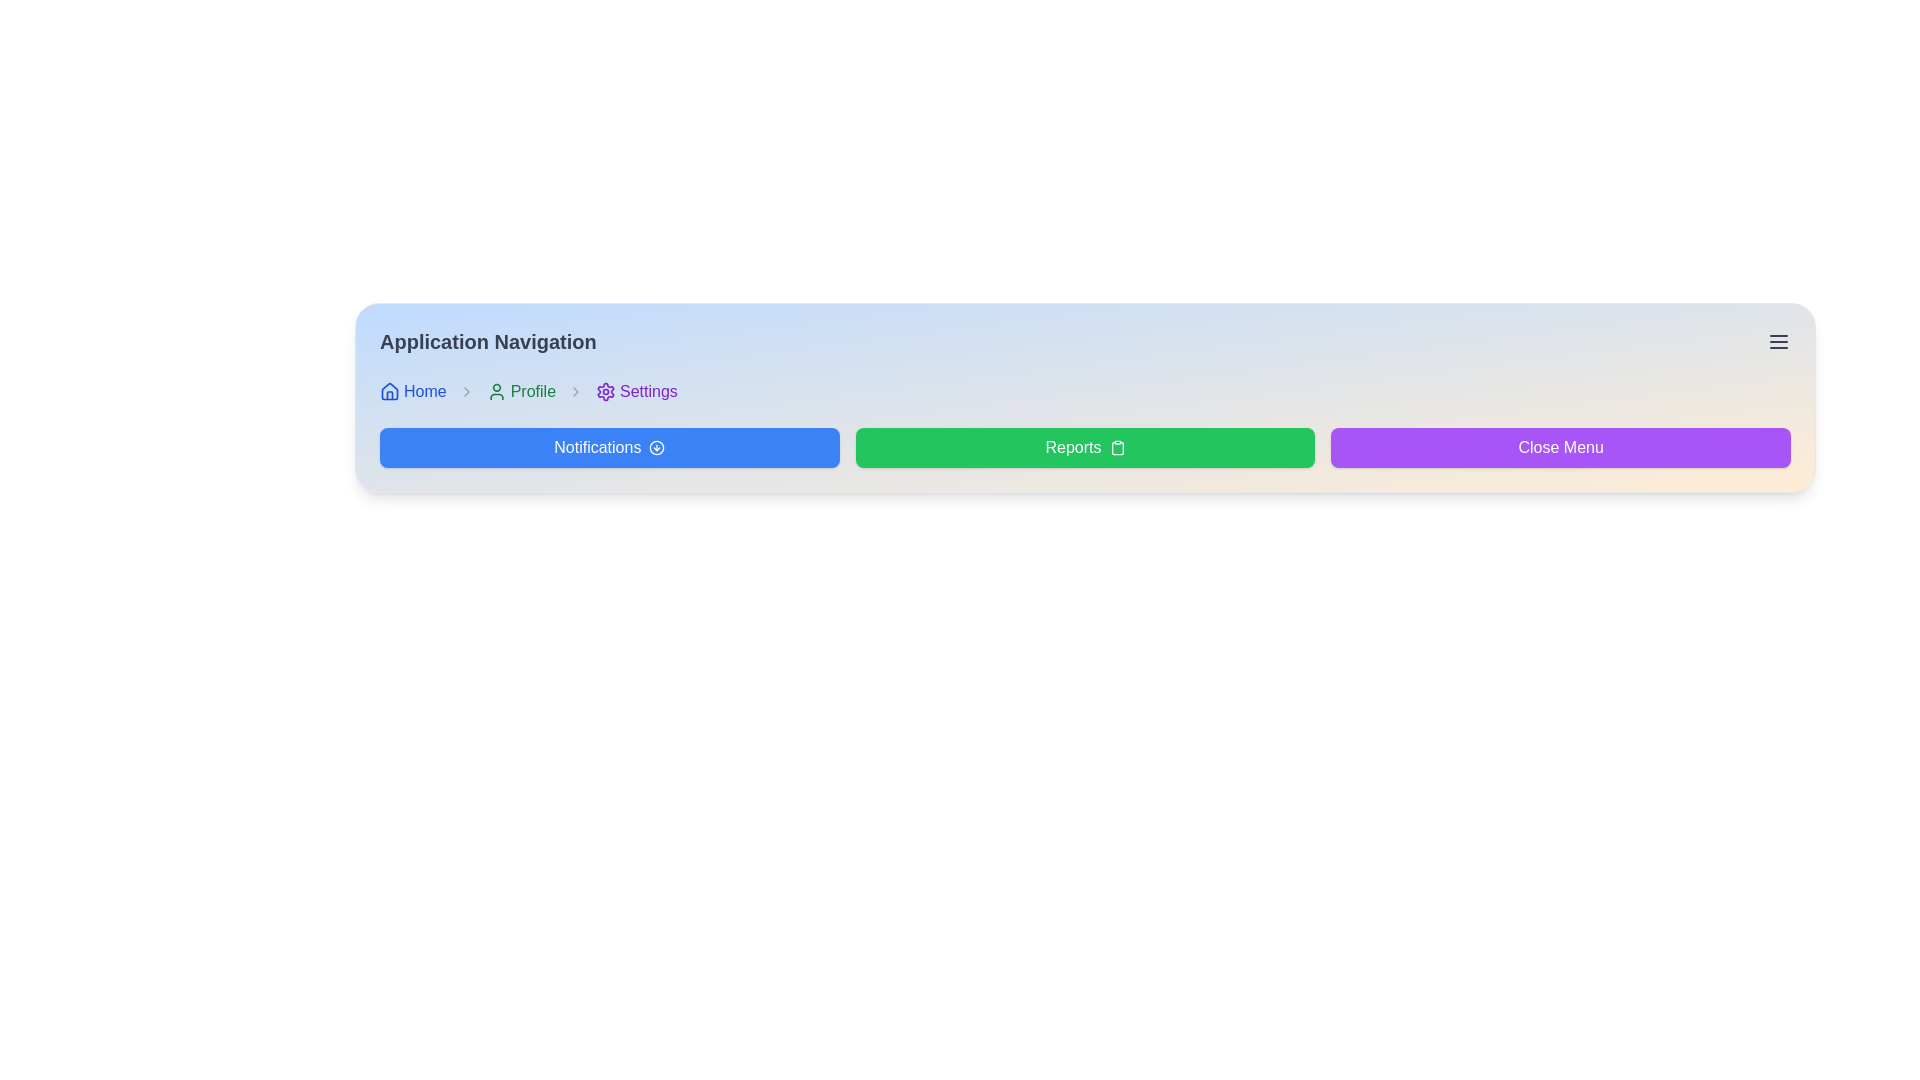 This screenshot has height=1080, width=1920. I want to click on the circular icon with a downward arrow inside it, located within the blue 'Notifications' button, so click(657, 446).